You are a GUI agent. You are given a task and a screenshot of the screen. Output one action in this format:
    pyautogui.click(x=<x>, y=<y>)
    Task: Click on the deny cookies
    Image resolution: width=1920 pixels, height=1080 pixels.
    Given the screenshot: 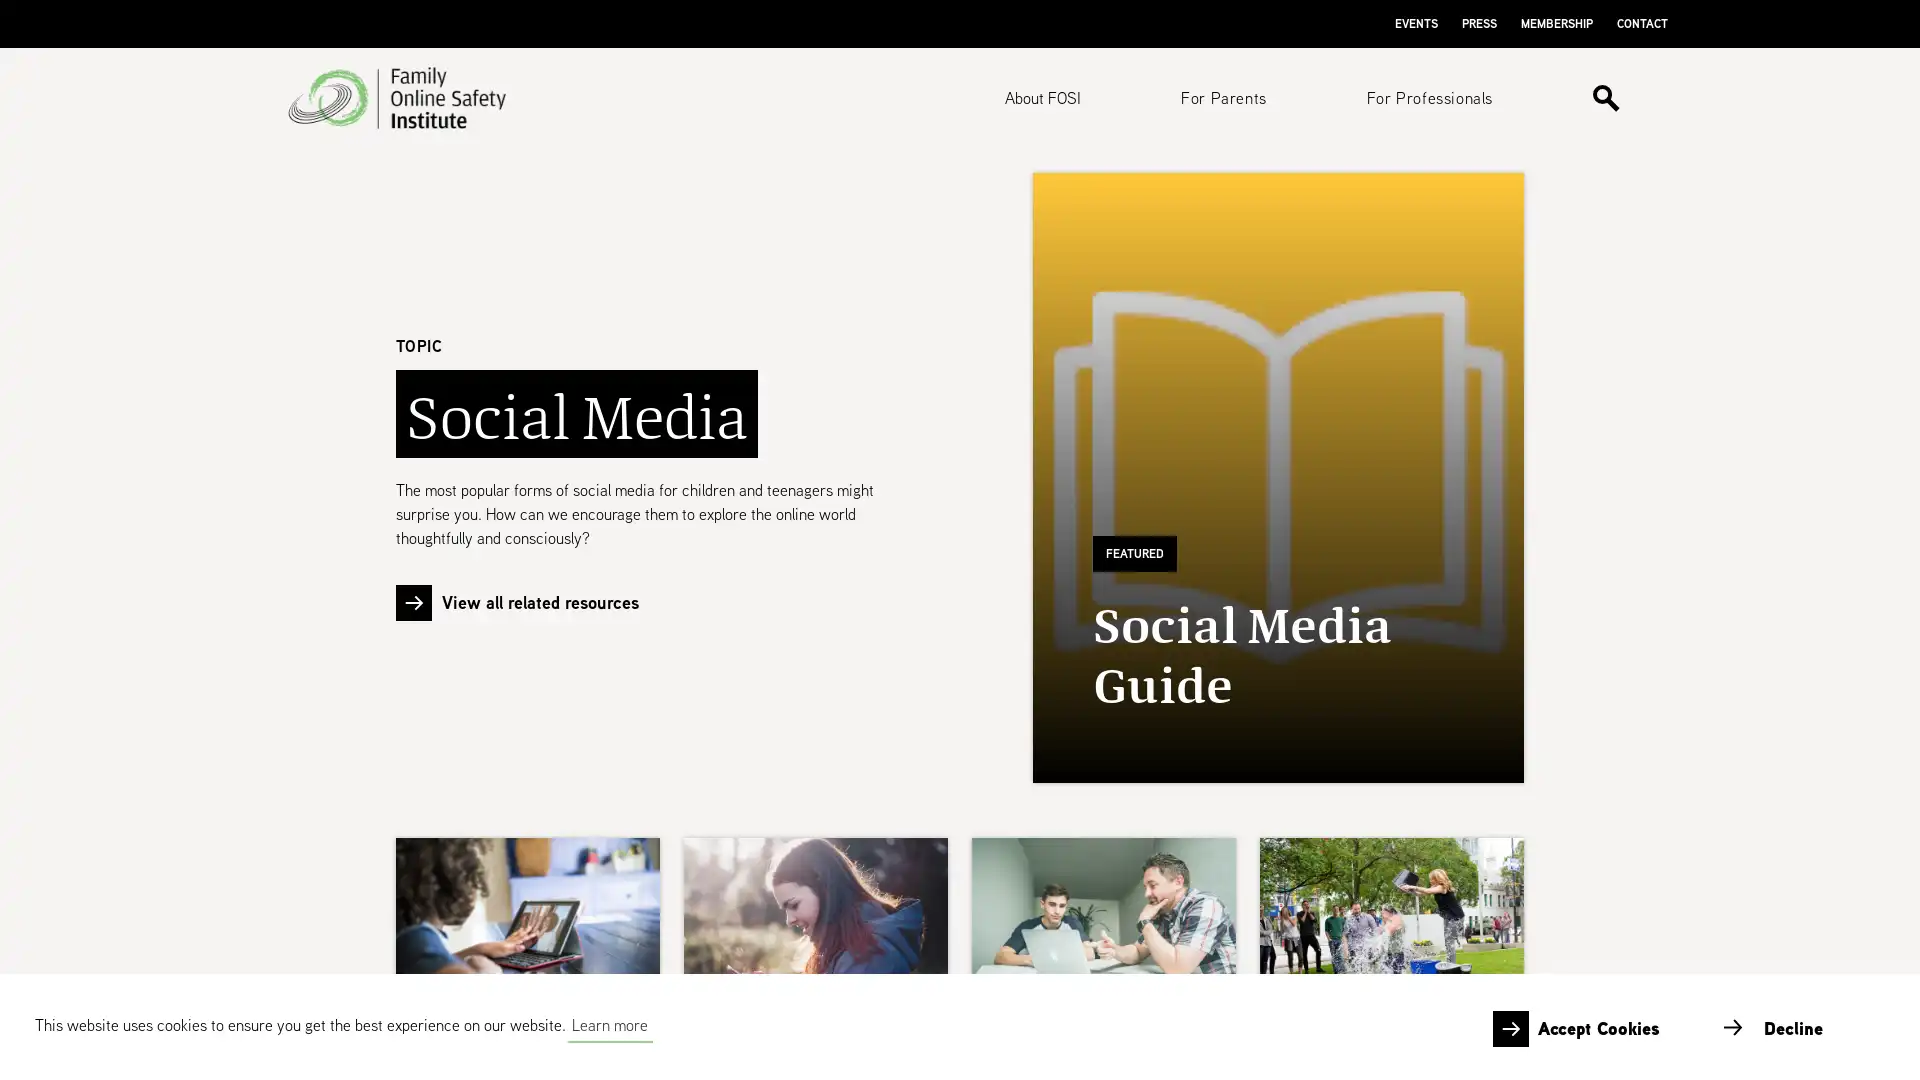 What is the action you would take?
    pyautogui.click(x=1773, y=1026)
    